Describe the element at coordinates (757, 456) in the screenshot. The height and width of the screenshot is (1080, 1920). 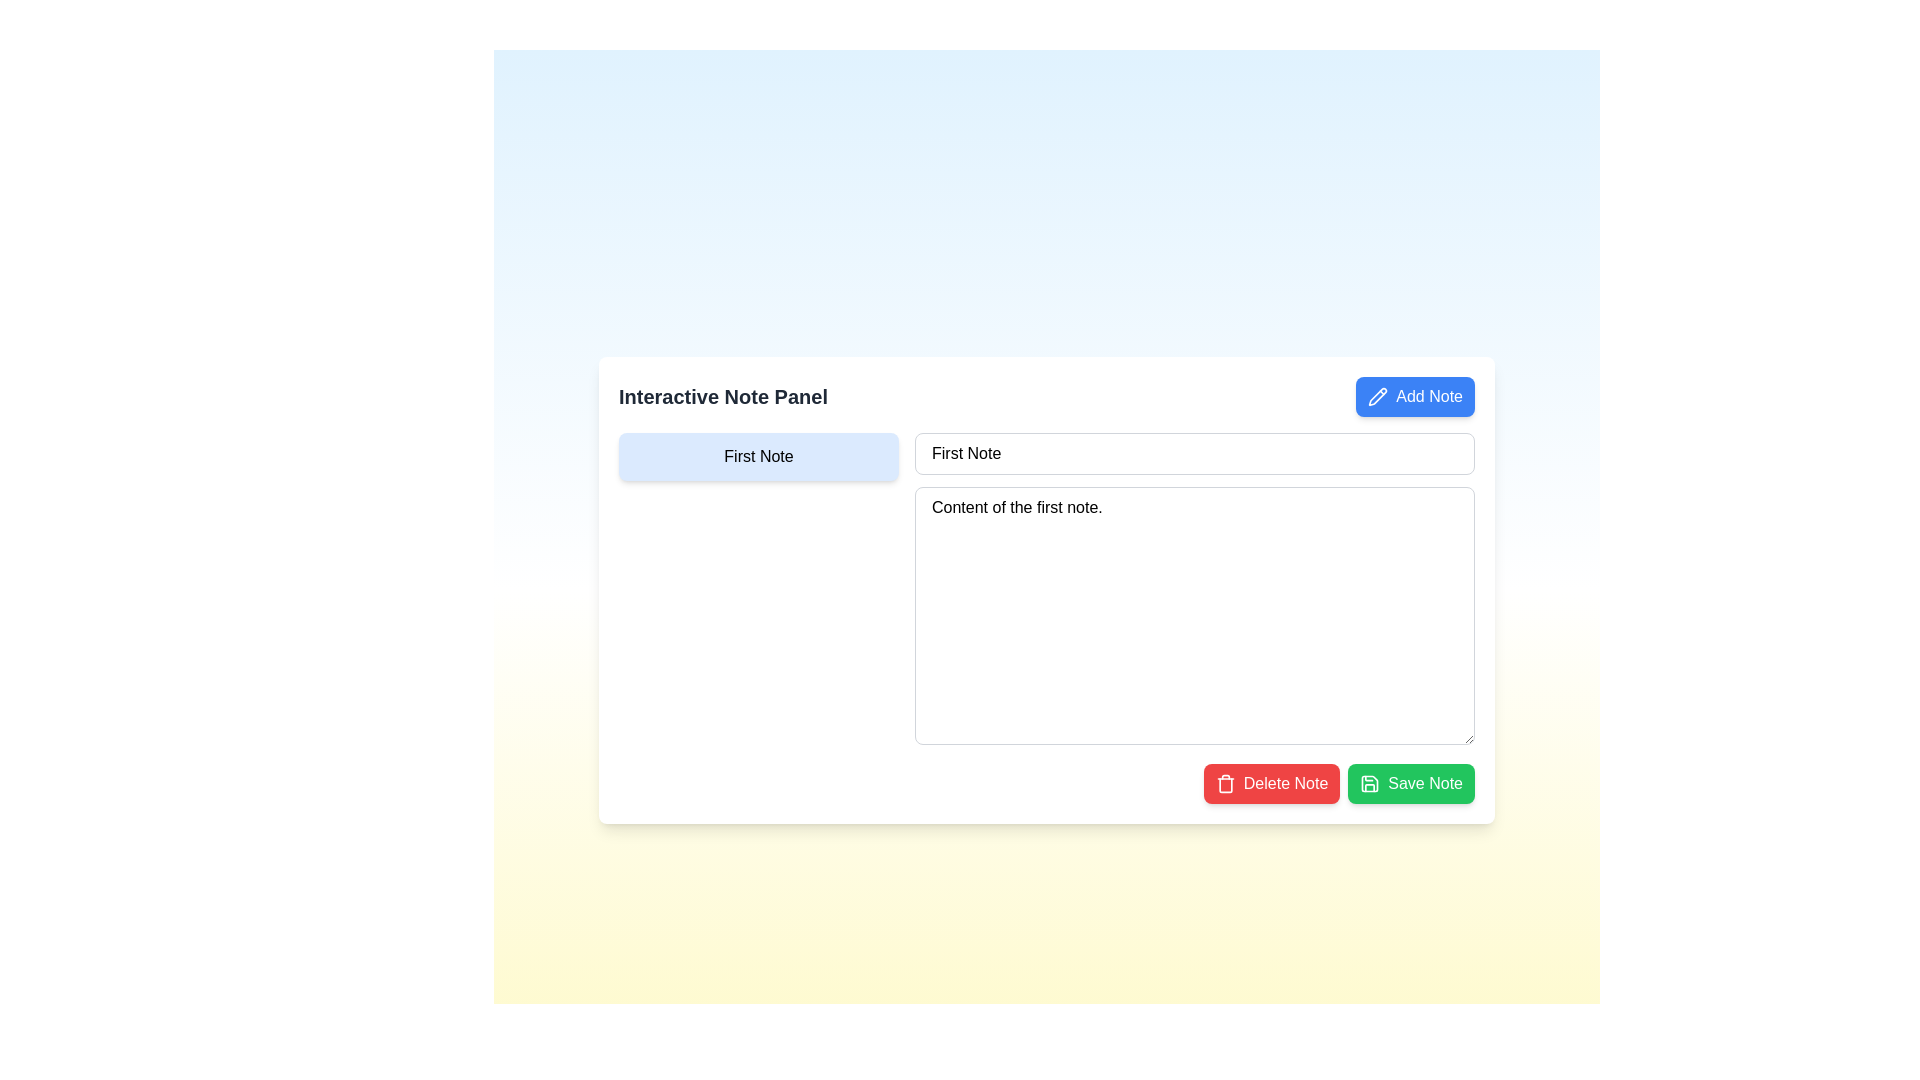
I see `the navigation button for the note labeled 'First Note'` at that location.